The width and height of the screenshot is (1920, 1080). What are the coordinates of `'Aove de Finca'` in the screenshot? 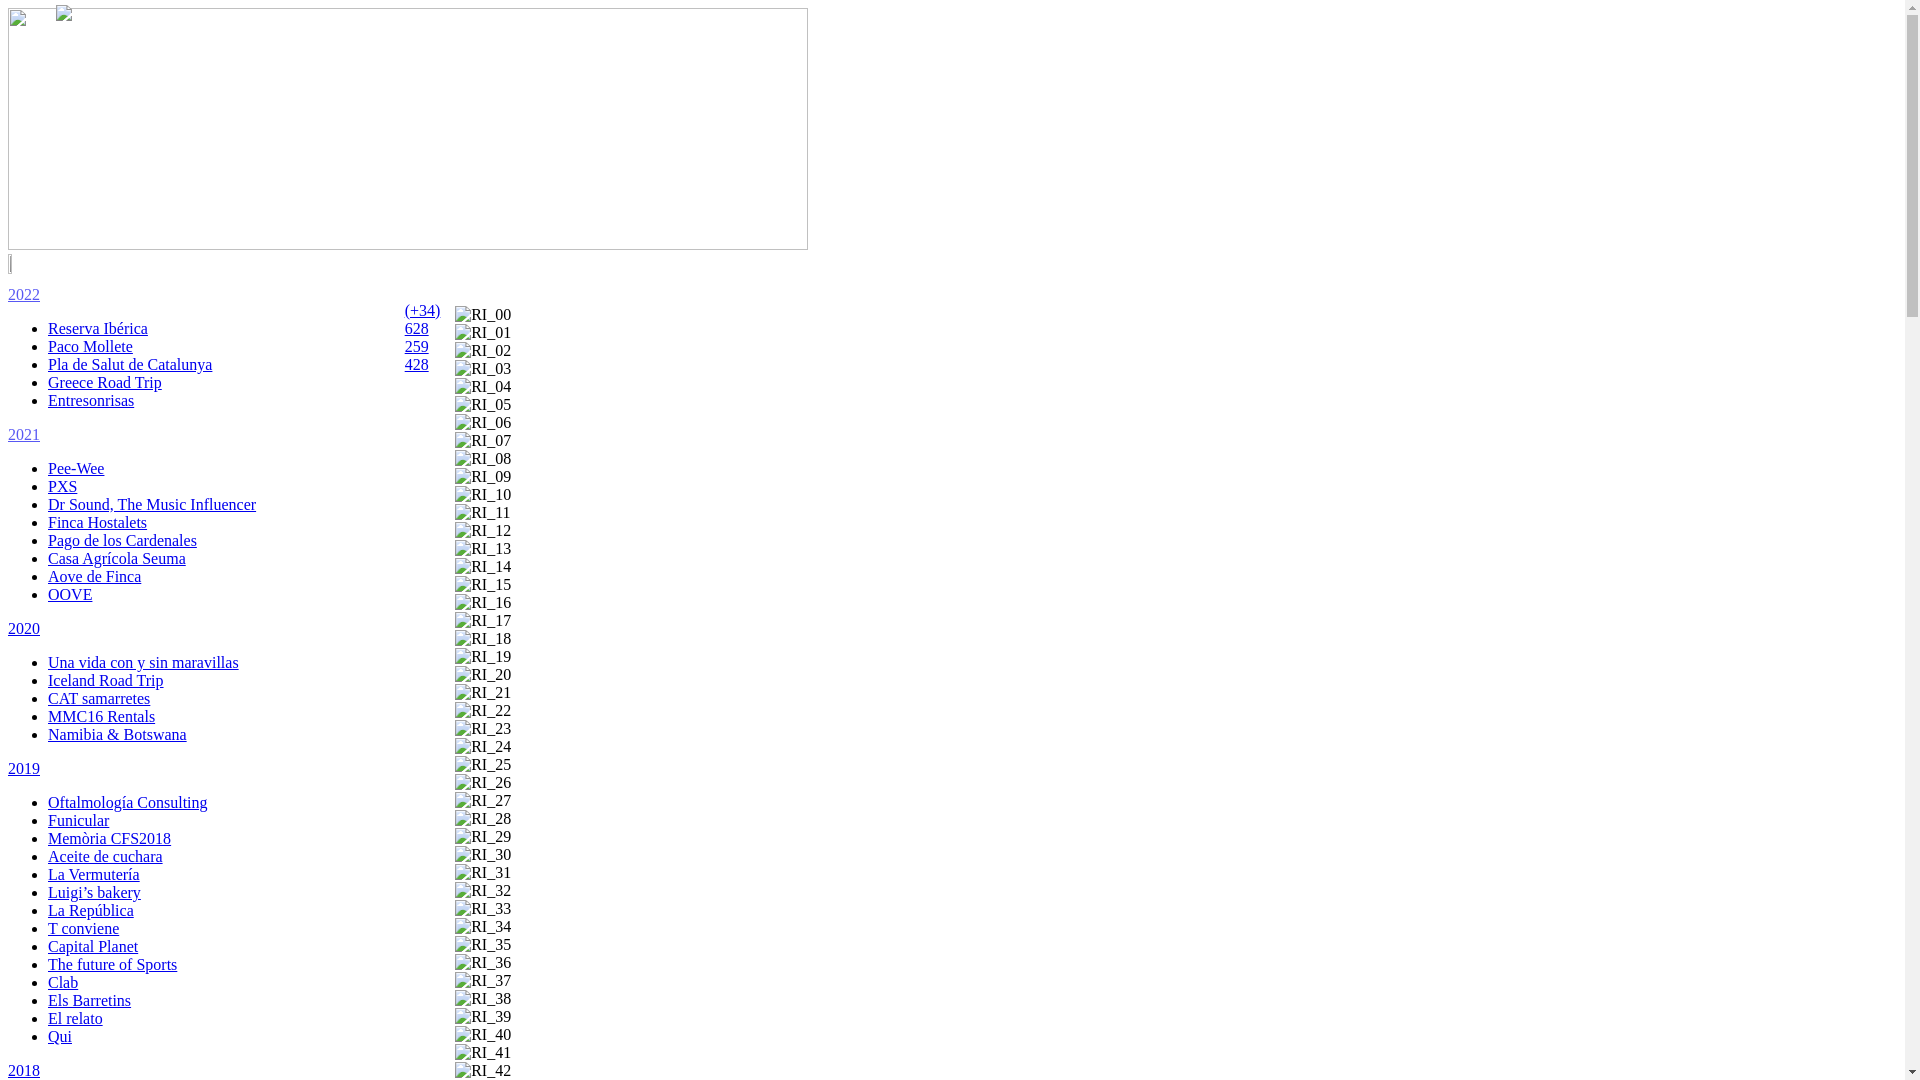 It's located at (93, 576).